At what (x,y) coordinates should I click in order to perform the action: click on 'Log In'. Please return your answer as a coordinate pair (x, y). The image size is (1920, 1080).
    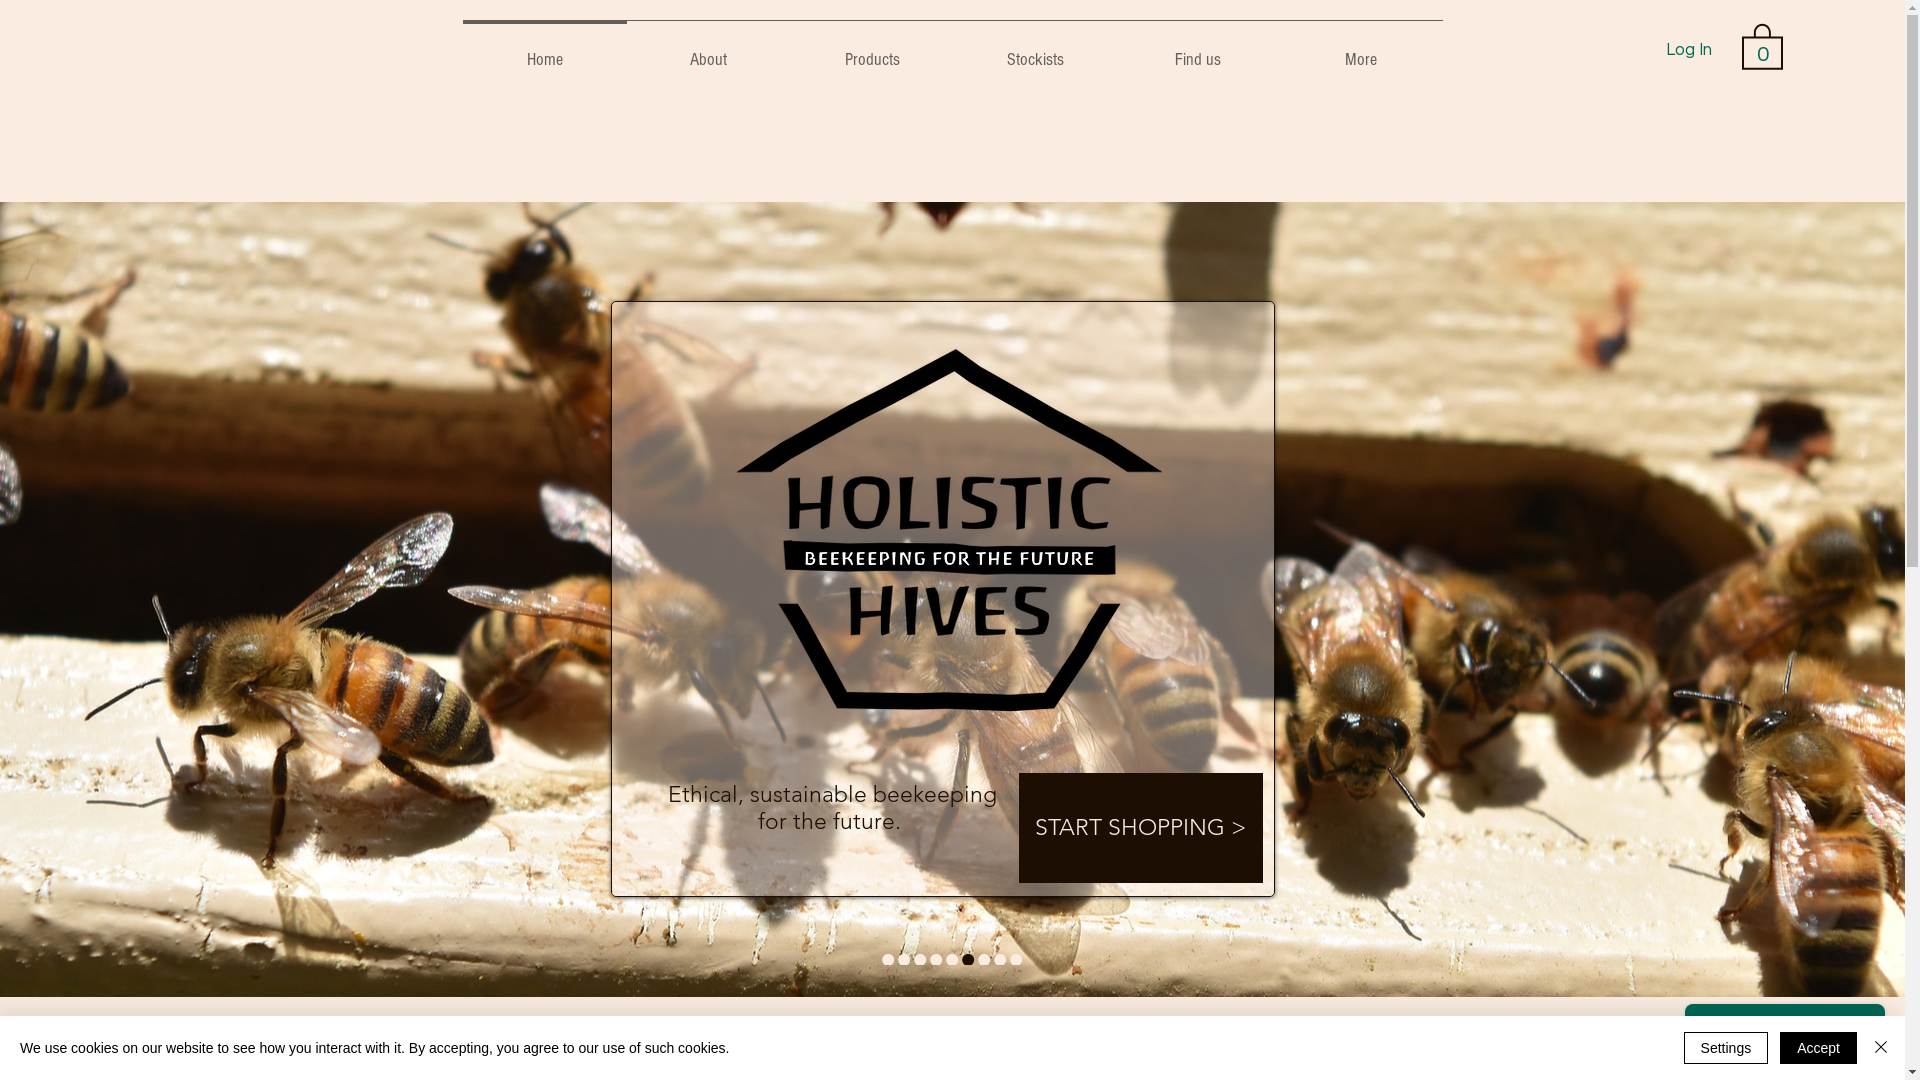
    Looking at the image, I should click on (1688, 49).